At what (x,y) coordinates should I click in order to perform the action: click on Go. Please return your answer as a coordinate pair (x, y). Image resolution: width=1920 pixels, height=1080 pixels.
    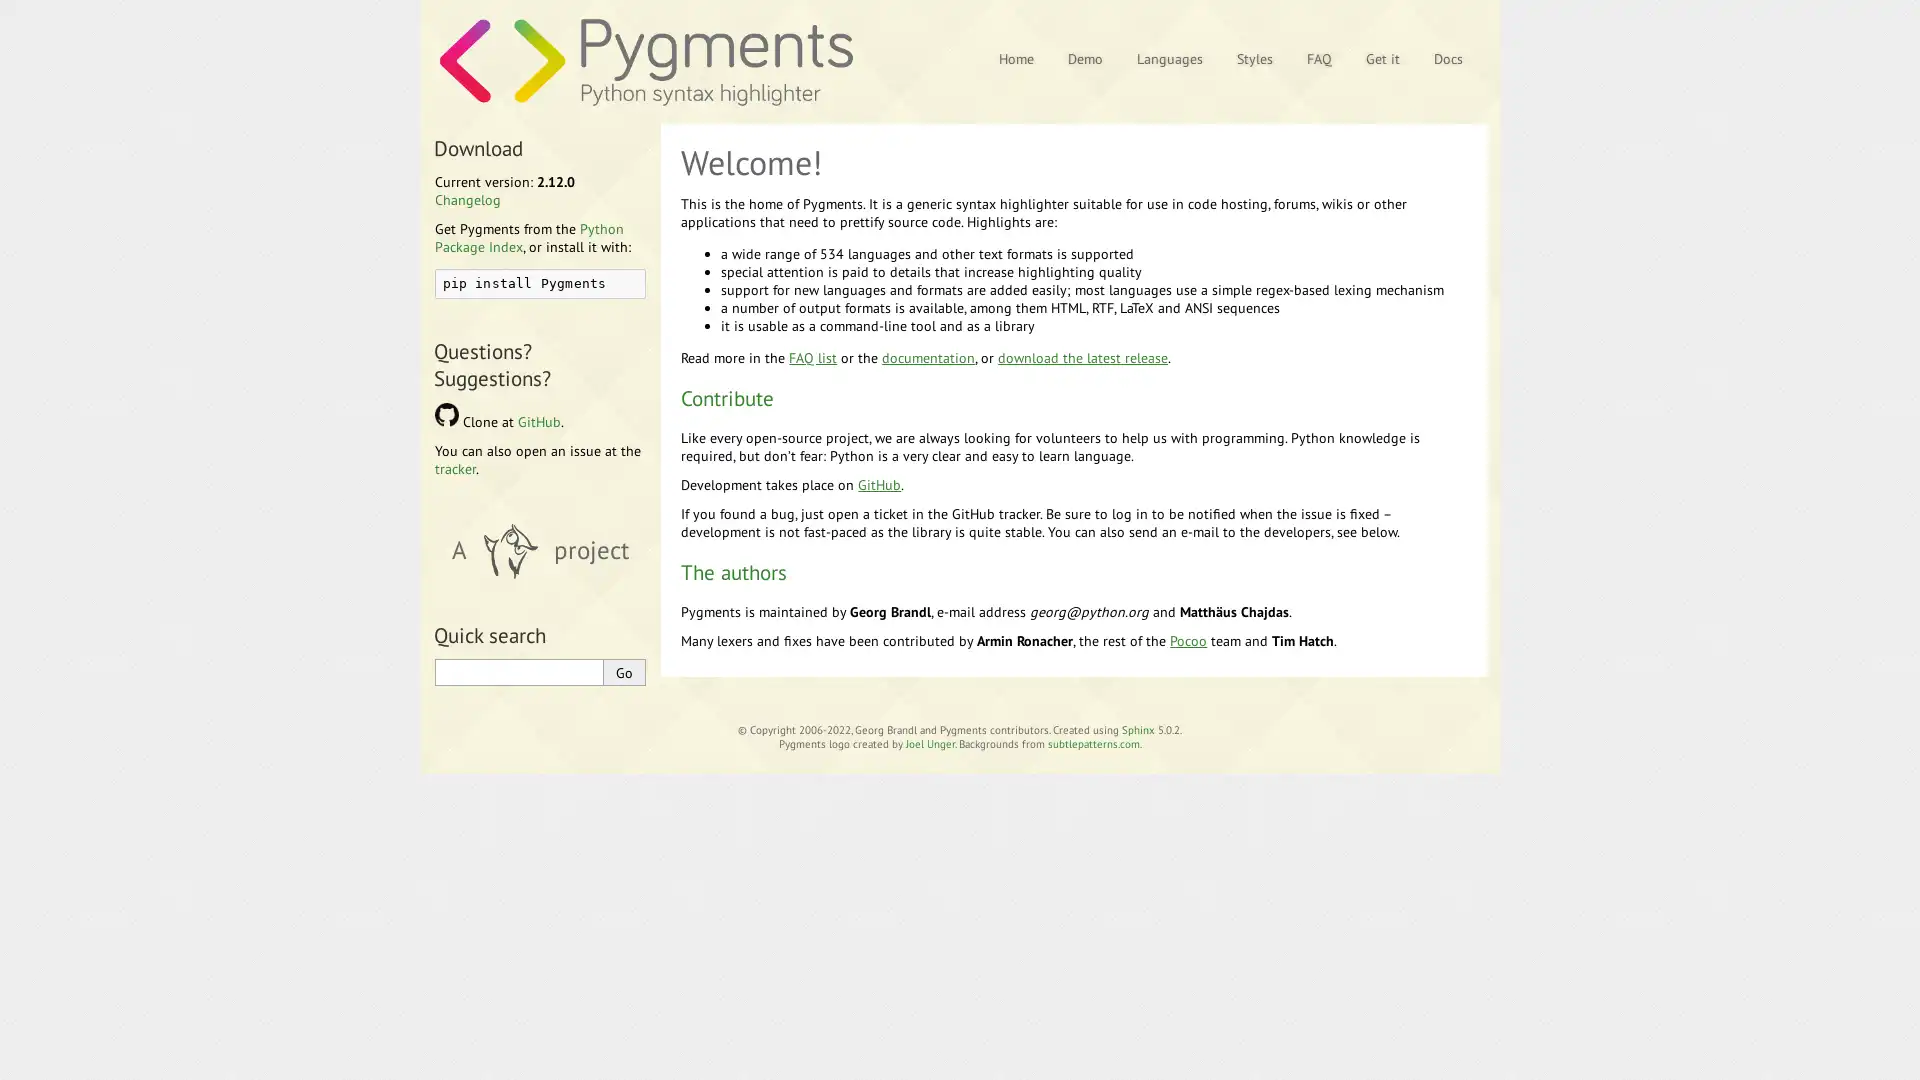
    Looking at the image, I should click on (623, 672).